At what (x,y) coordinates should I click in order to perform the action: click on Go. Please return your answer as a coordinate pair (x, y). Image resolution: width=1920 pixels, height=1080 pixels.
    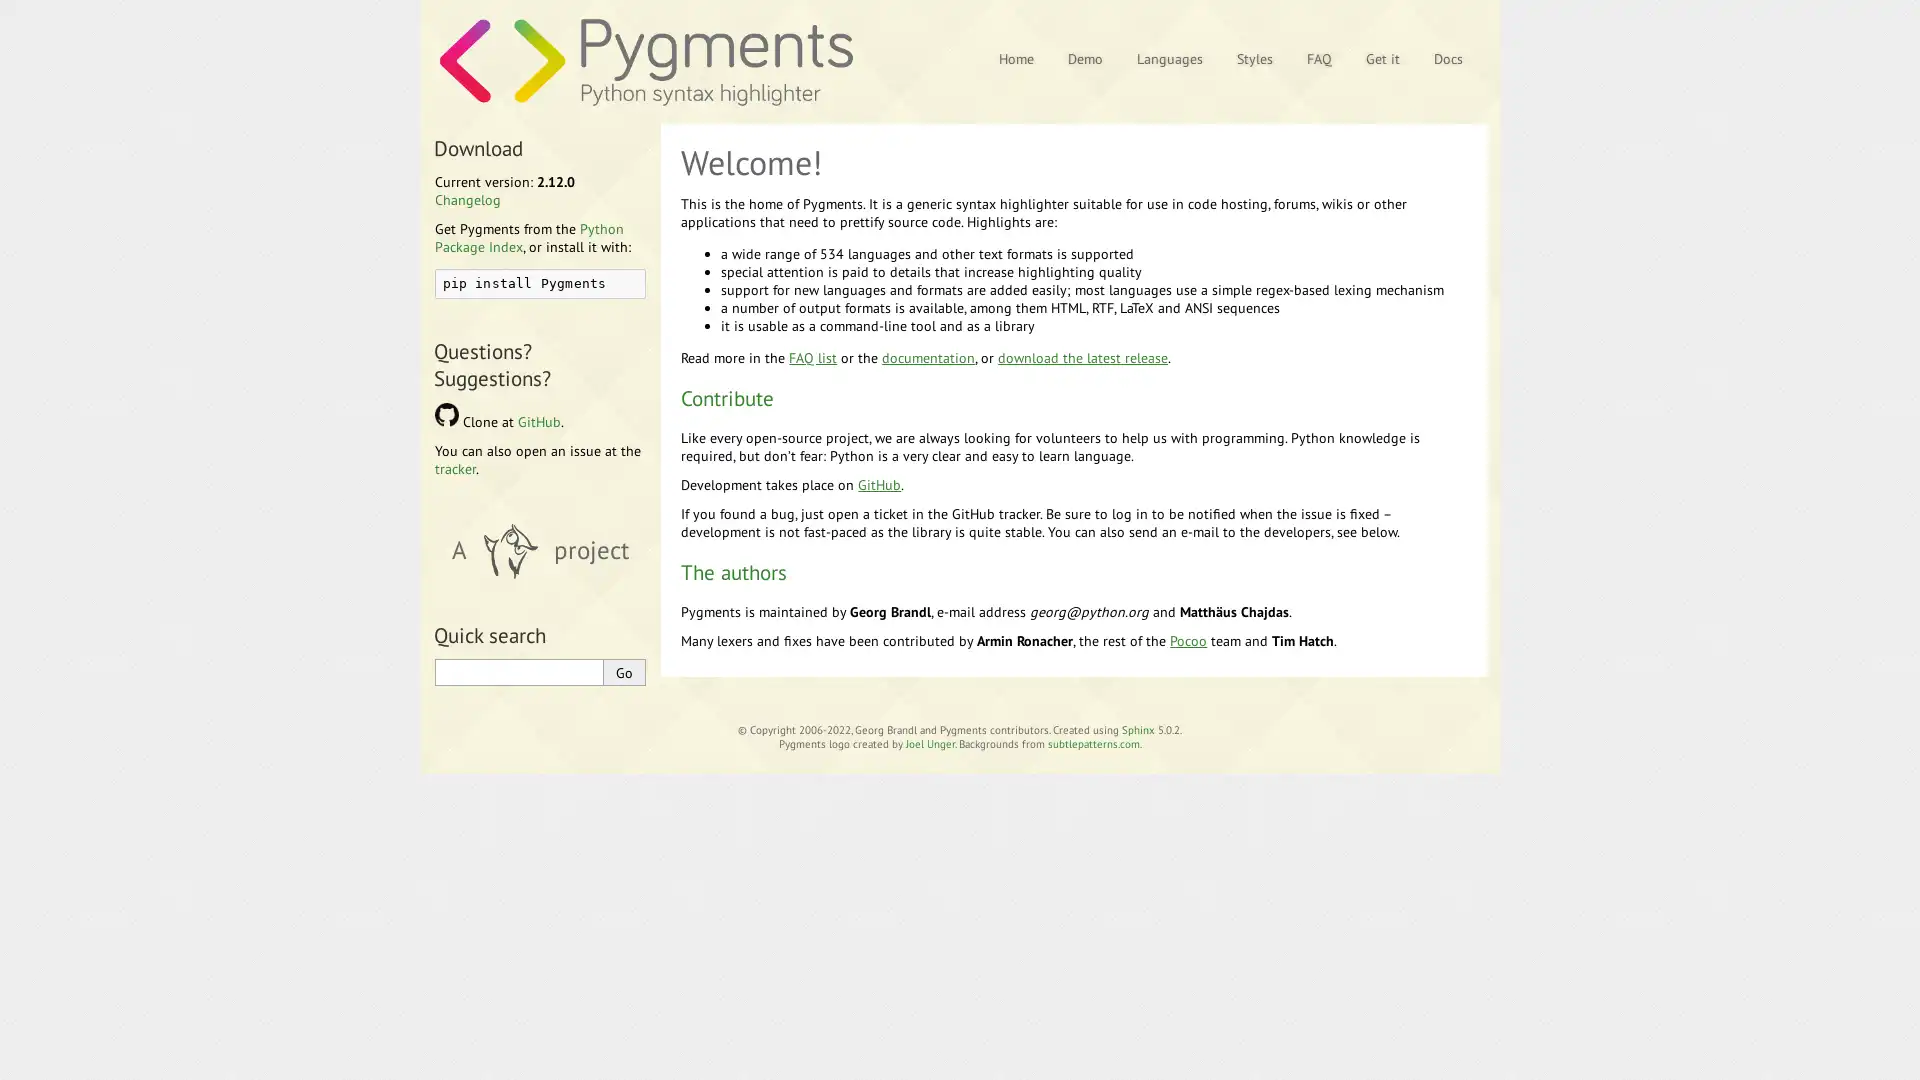
    Looking at the image, I should click on (623, 672).